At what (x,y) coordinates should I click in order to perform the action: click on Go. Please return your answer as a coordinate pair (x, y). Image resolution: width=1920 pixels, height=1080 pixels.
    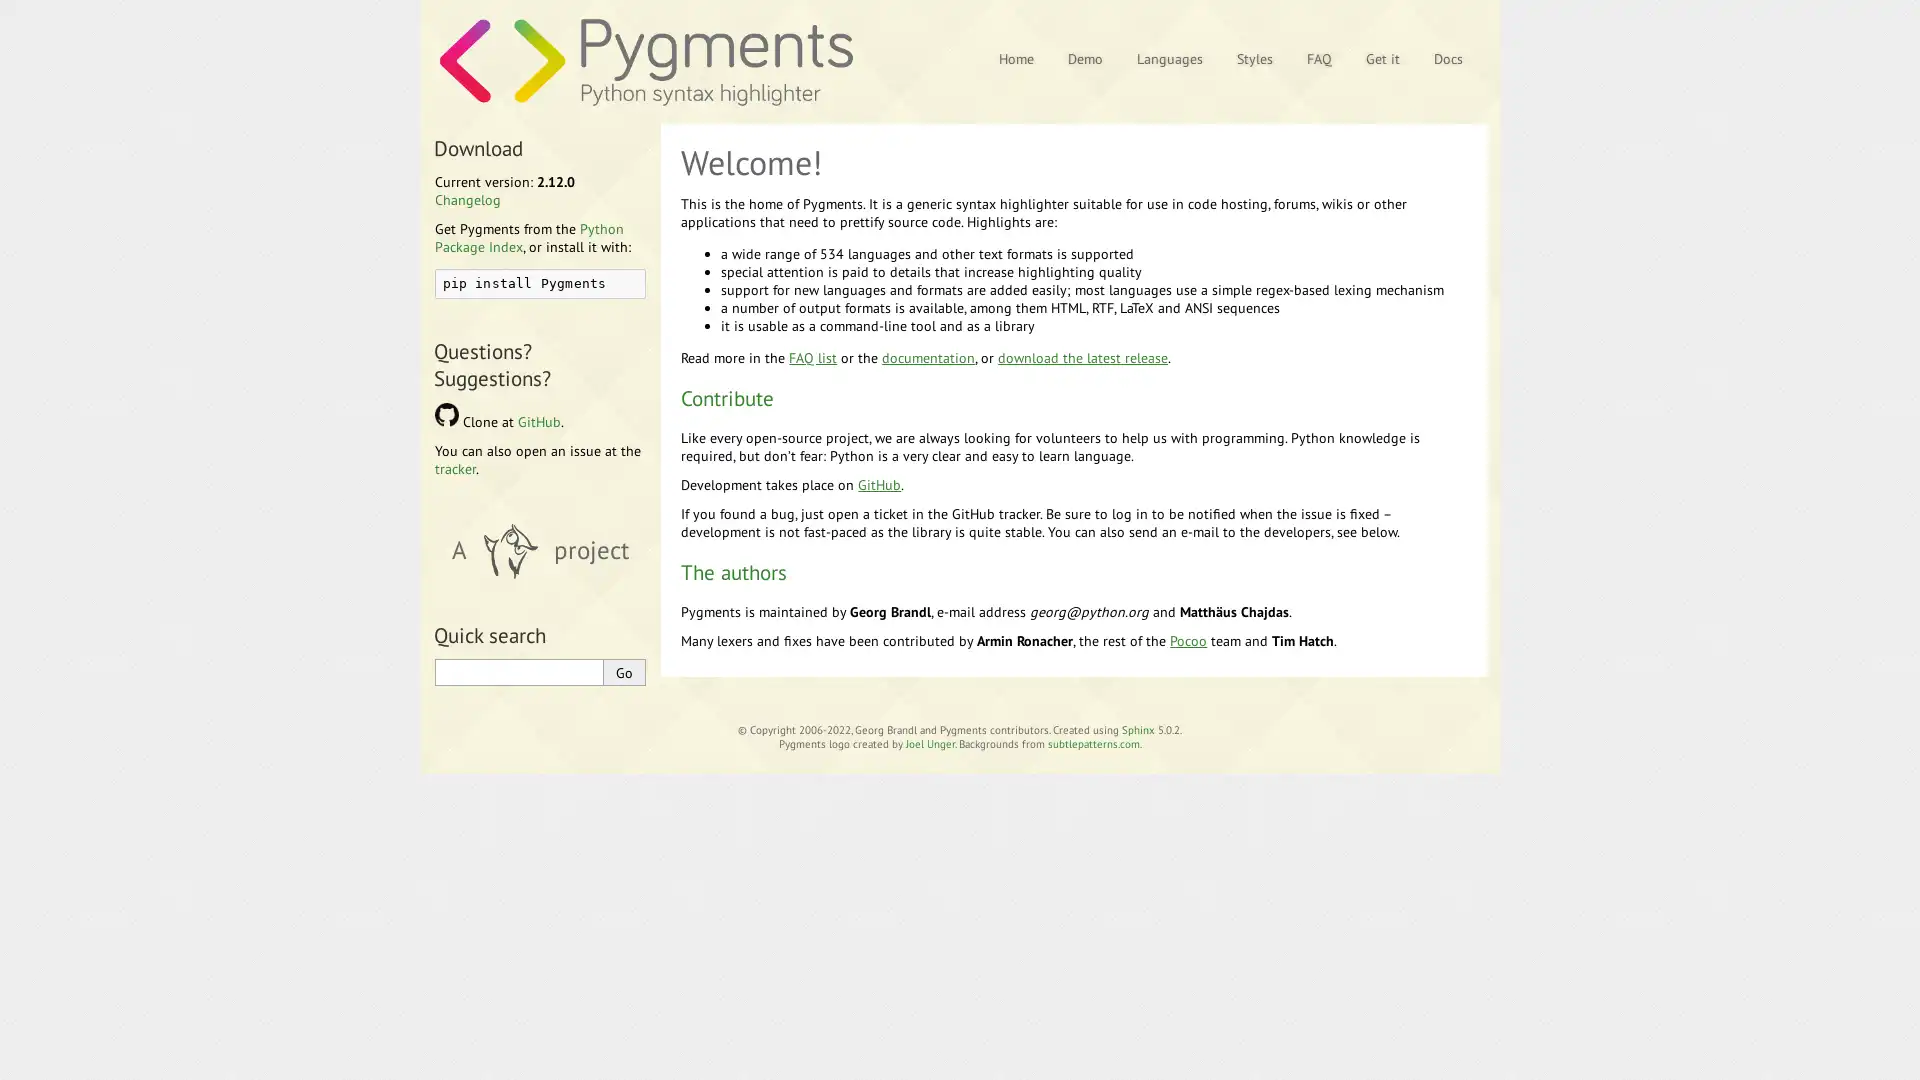
    Looking at the image, I should click on (623, 672).